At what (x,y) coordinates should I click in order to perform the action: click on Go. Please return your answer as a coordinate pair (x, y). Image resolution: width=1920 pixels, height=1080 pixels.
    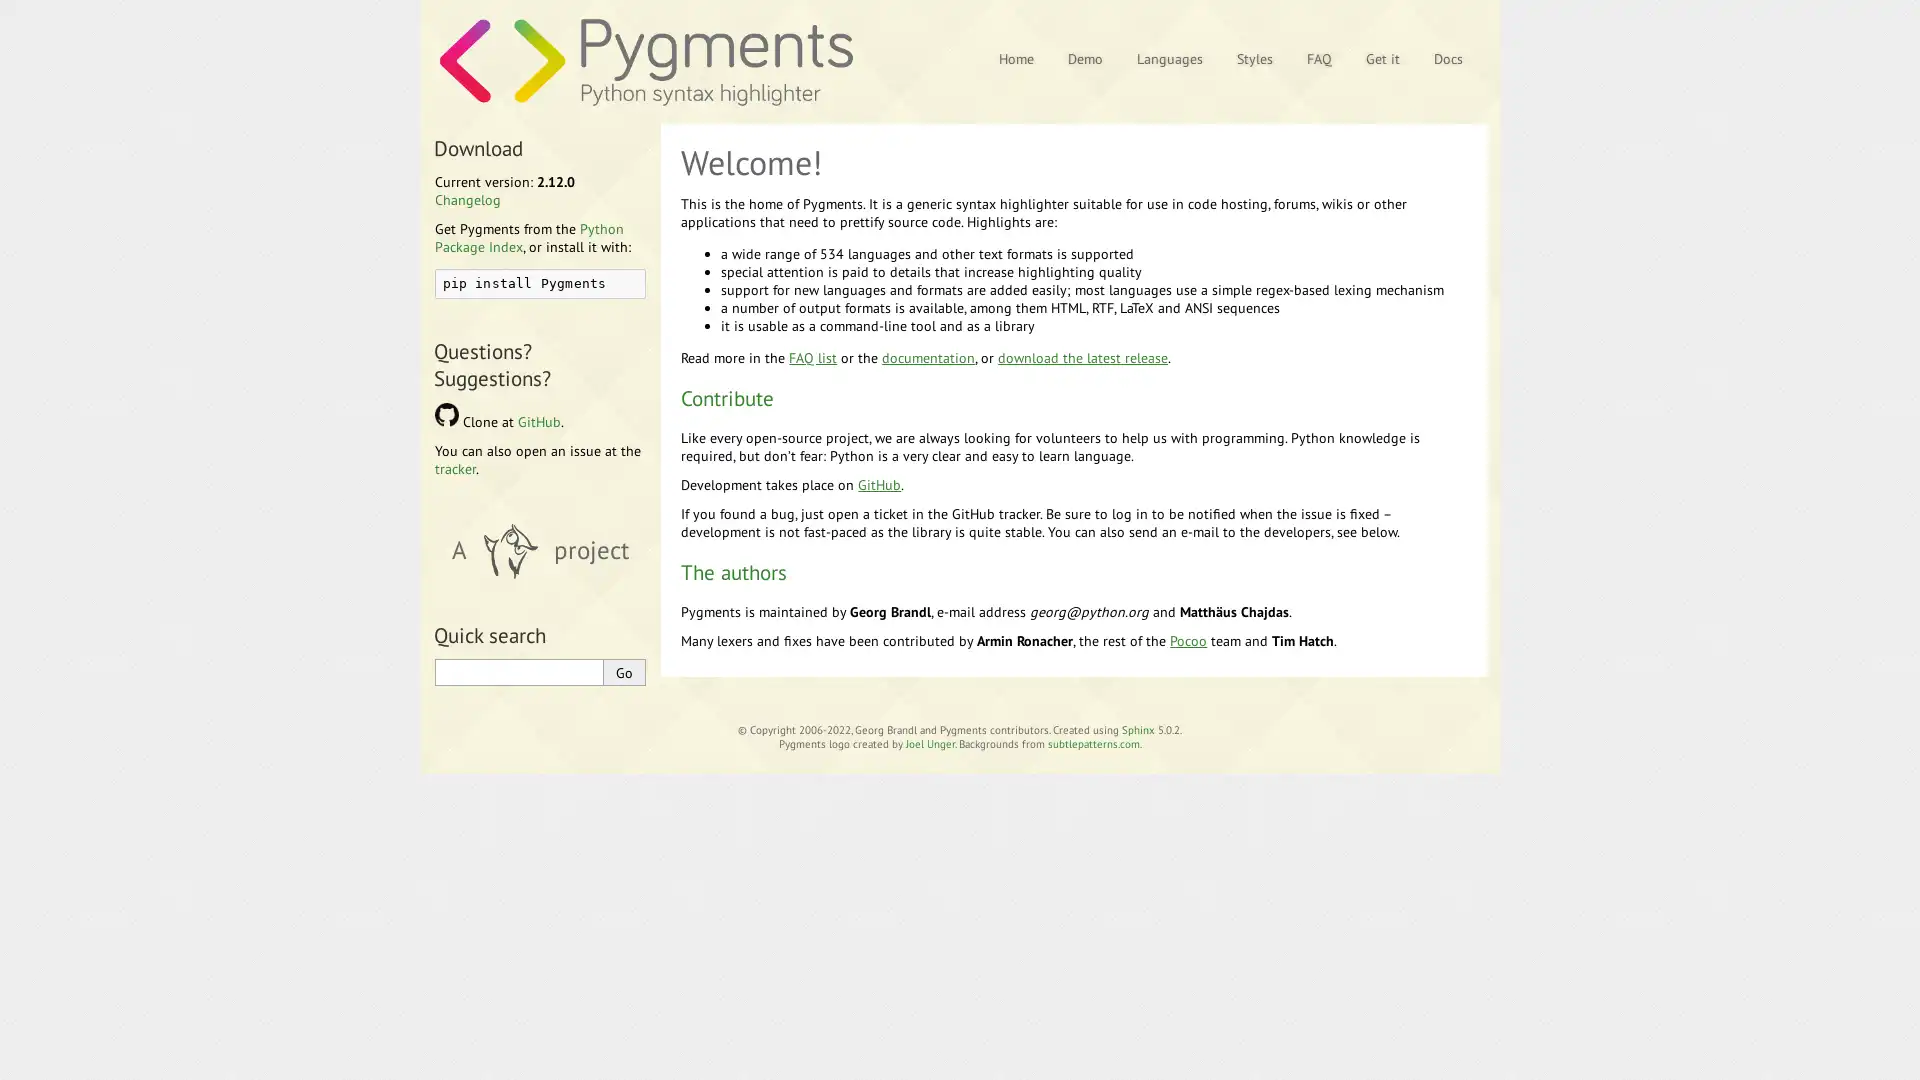
    Looking at the image, I should click on (623, 672).